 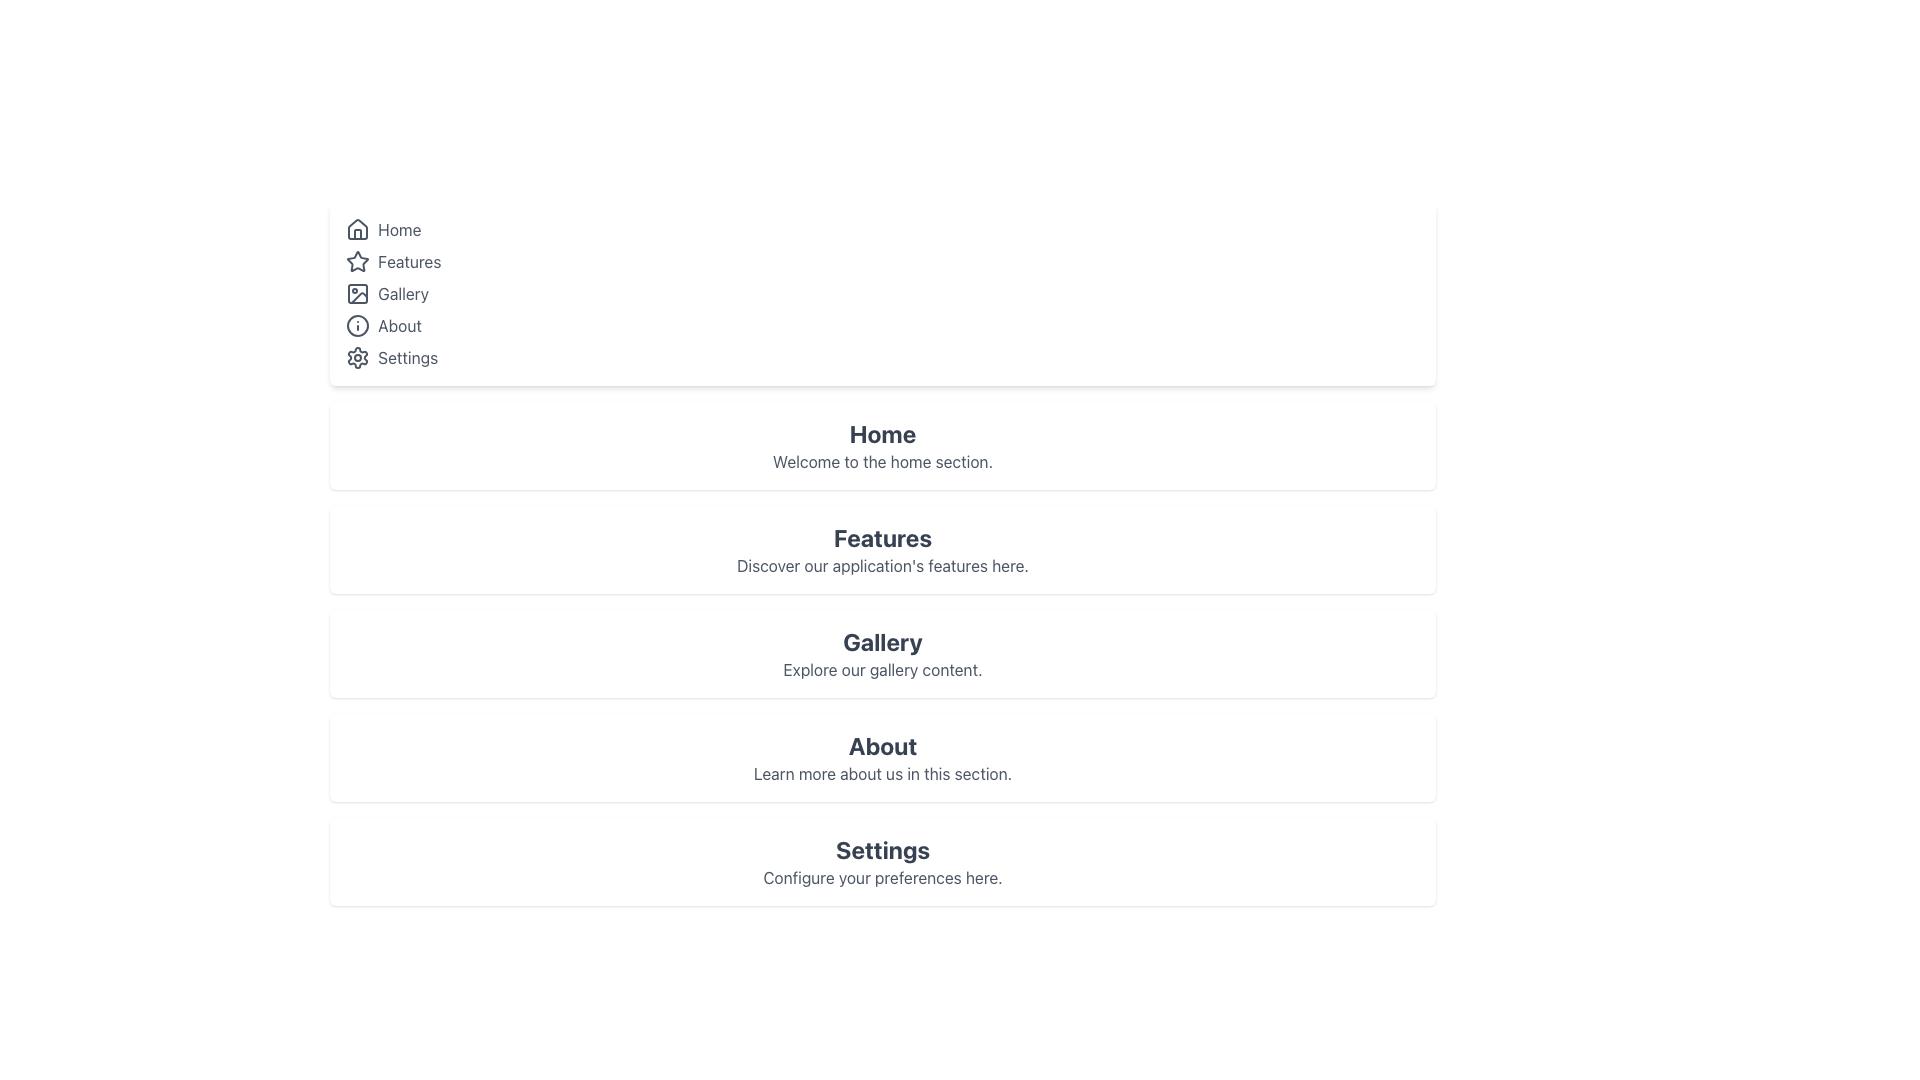 I want to click on the Informative Section titled 'Settings', which features a white rectangular background with rounded corners and contains the subtitle 'Configure your preferences here.', so click(x=882, y=860).